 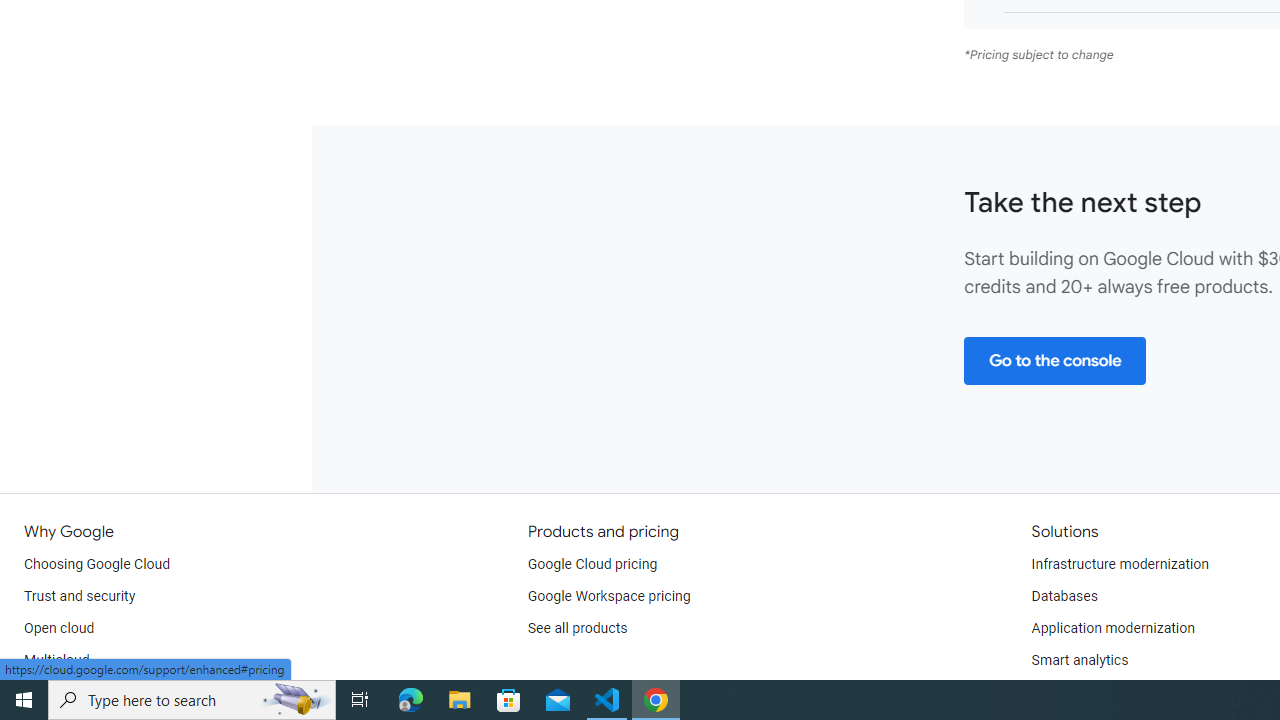 What do you see at coordinates (1120, 564) in the screenshot?
I see `'Infrastructure modernization'` at bounding box center [1120, 564].